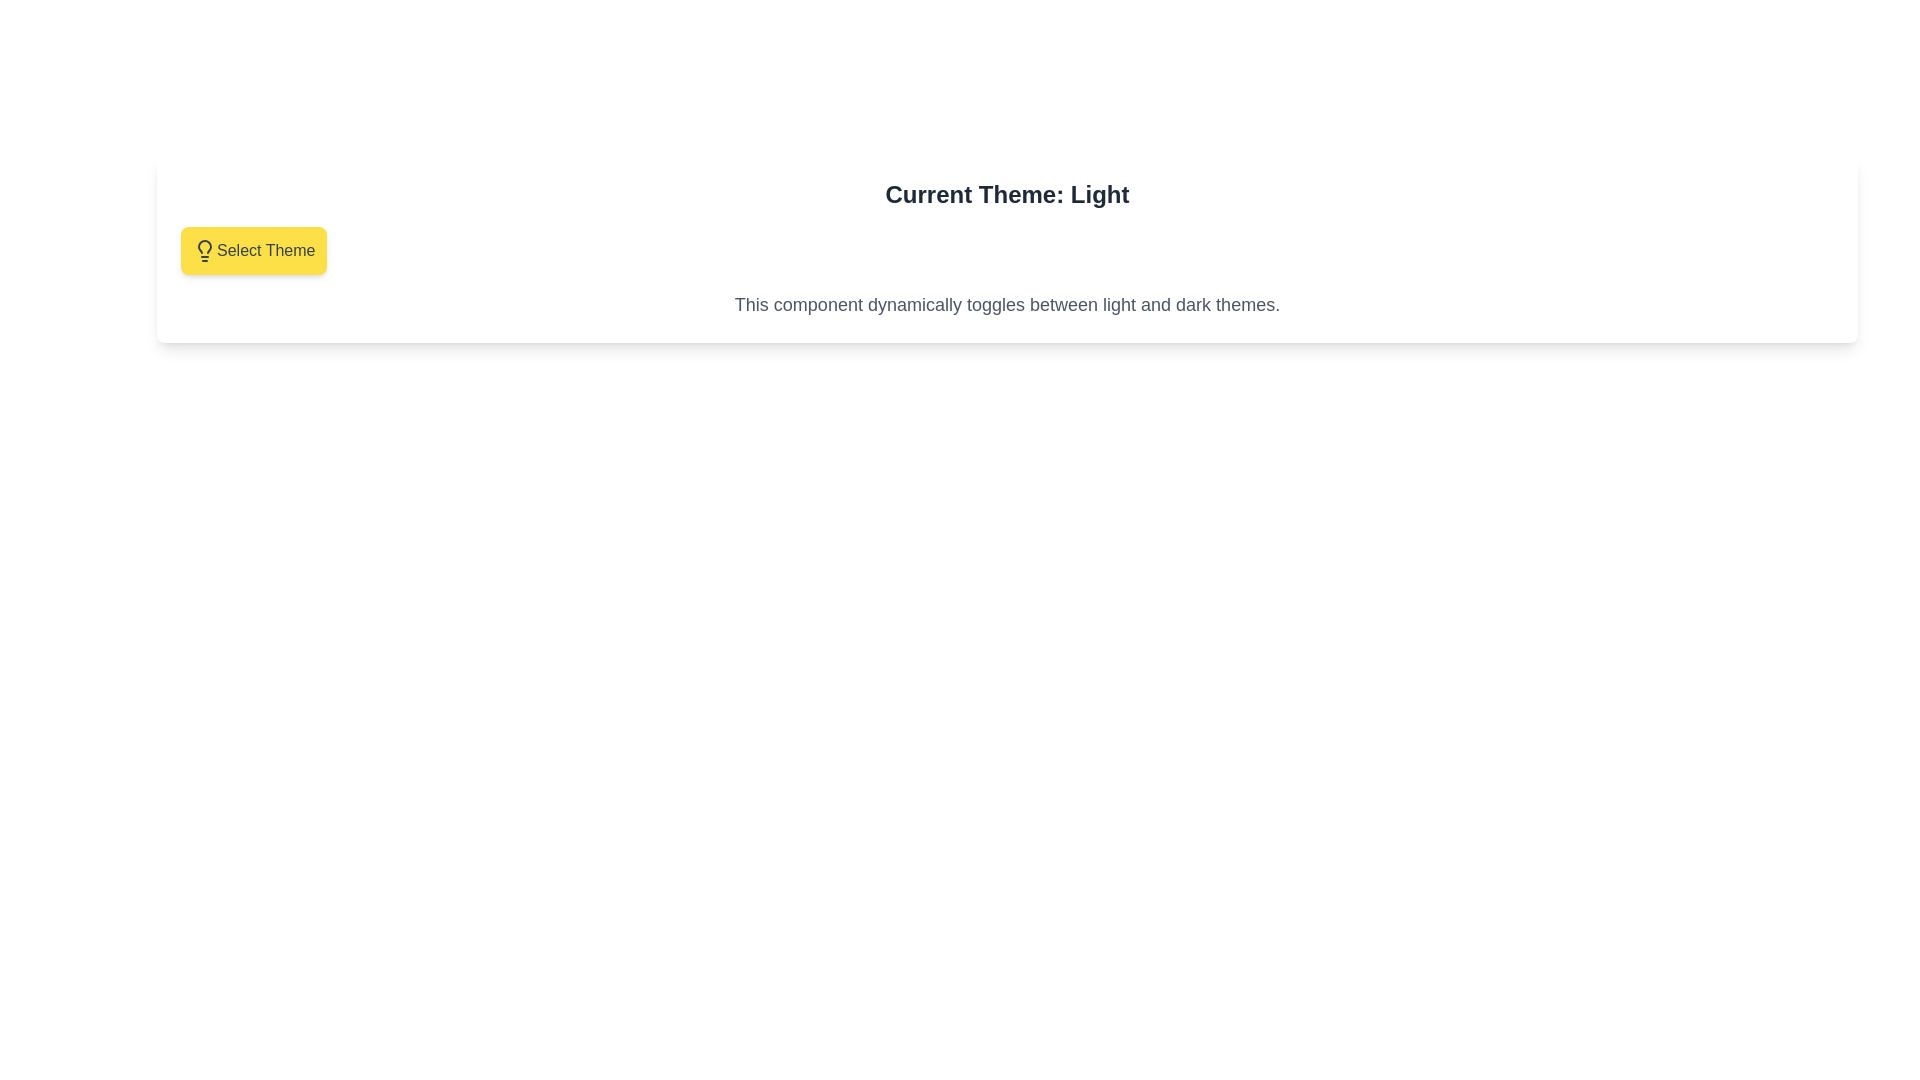  What do you see at coordinates (1007, 304) in the screenshot?
I see `the text element that describes the dynamic theme toggling, which is styled in gray with a medium-large sans-serif font and located beneath the 'Select Theme' button` at bounding box center [1007, 304].